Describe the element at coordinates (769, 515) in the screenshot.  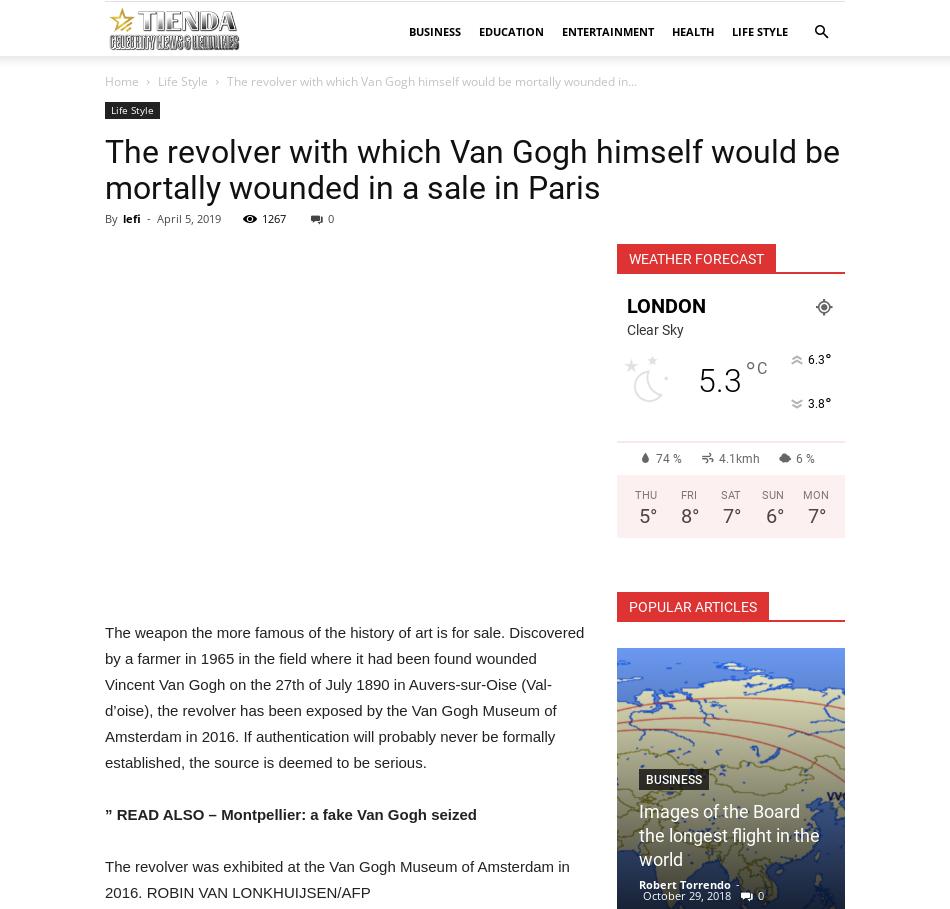
I see `'6'` at that location.